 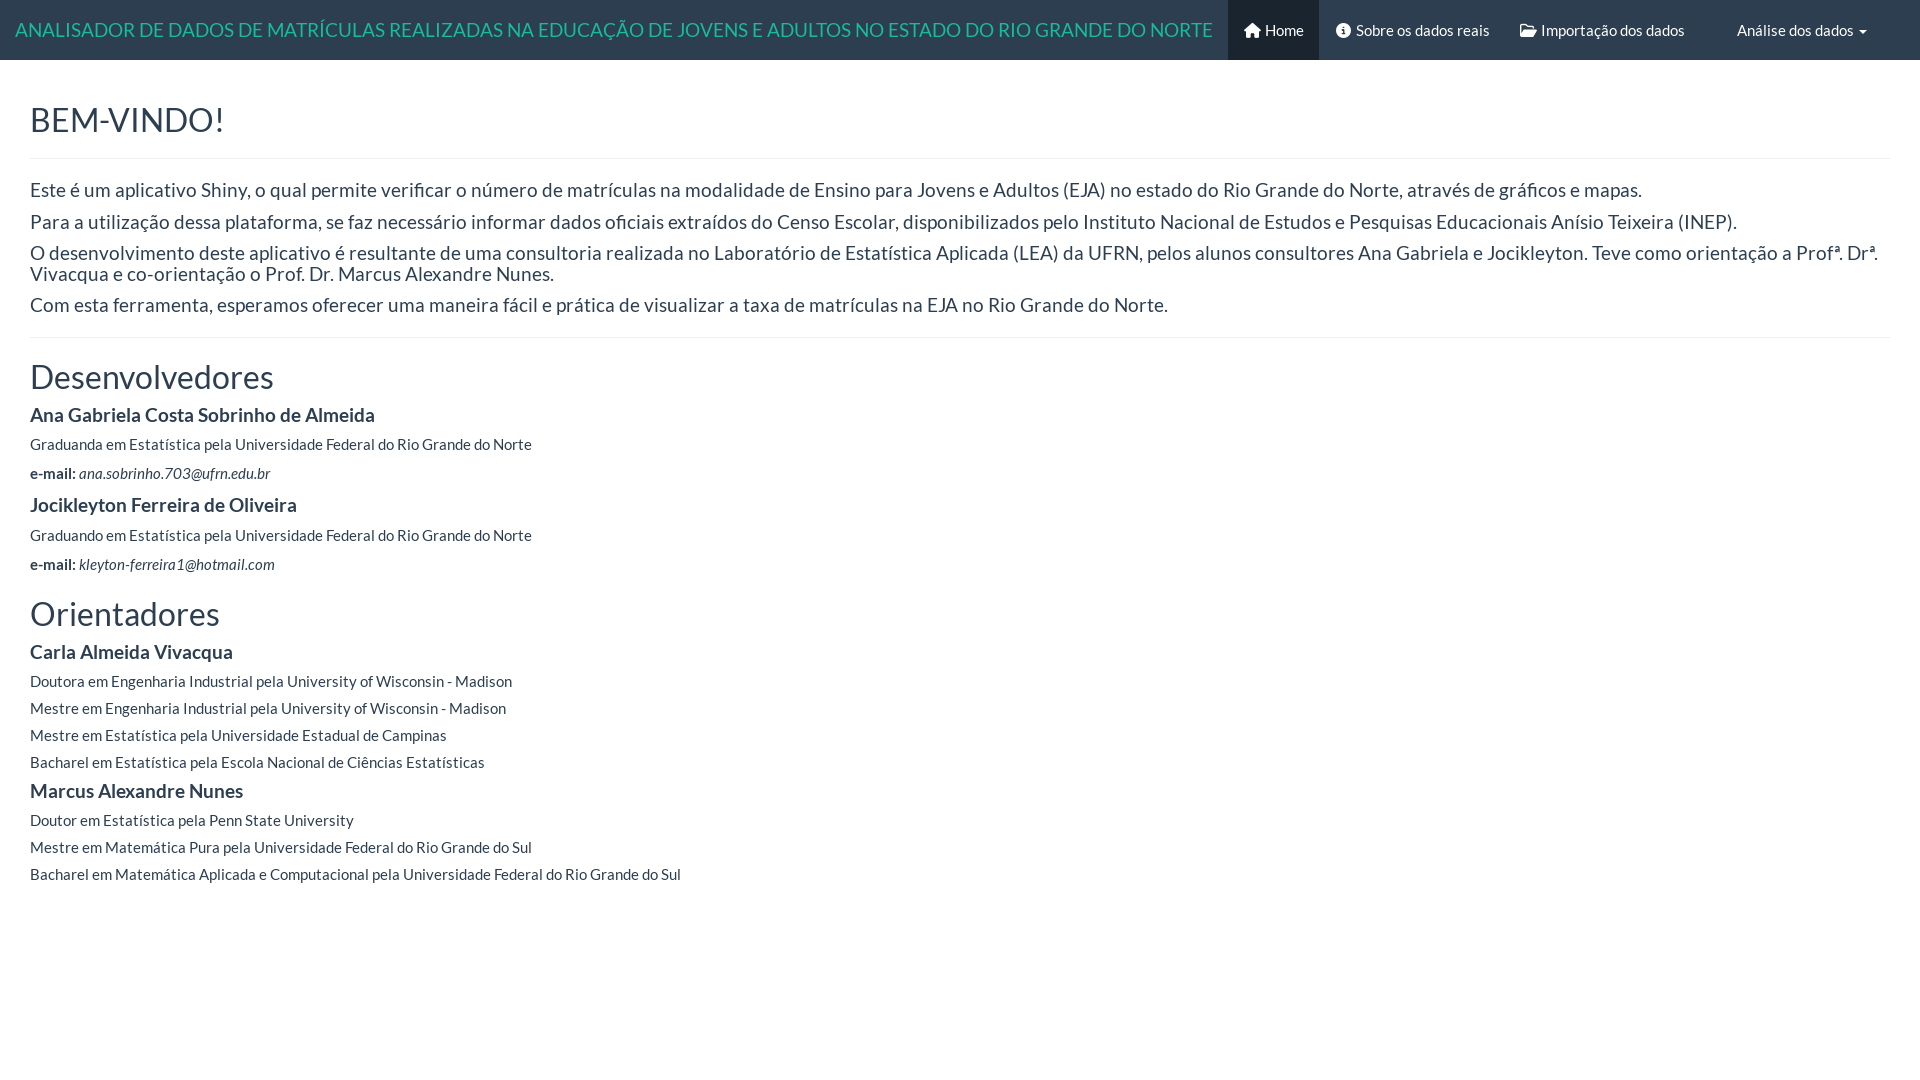 I want to click on 'Sobre os dados reais', so click(x=1319, y=30).